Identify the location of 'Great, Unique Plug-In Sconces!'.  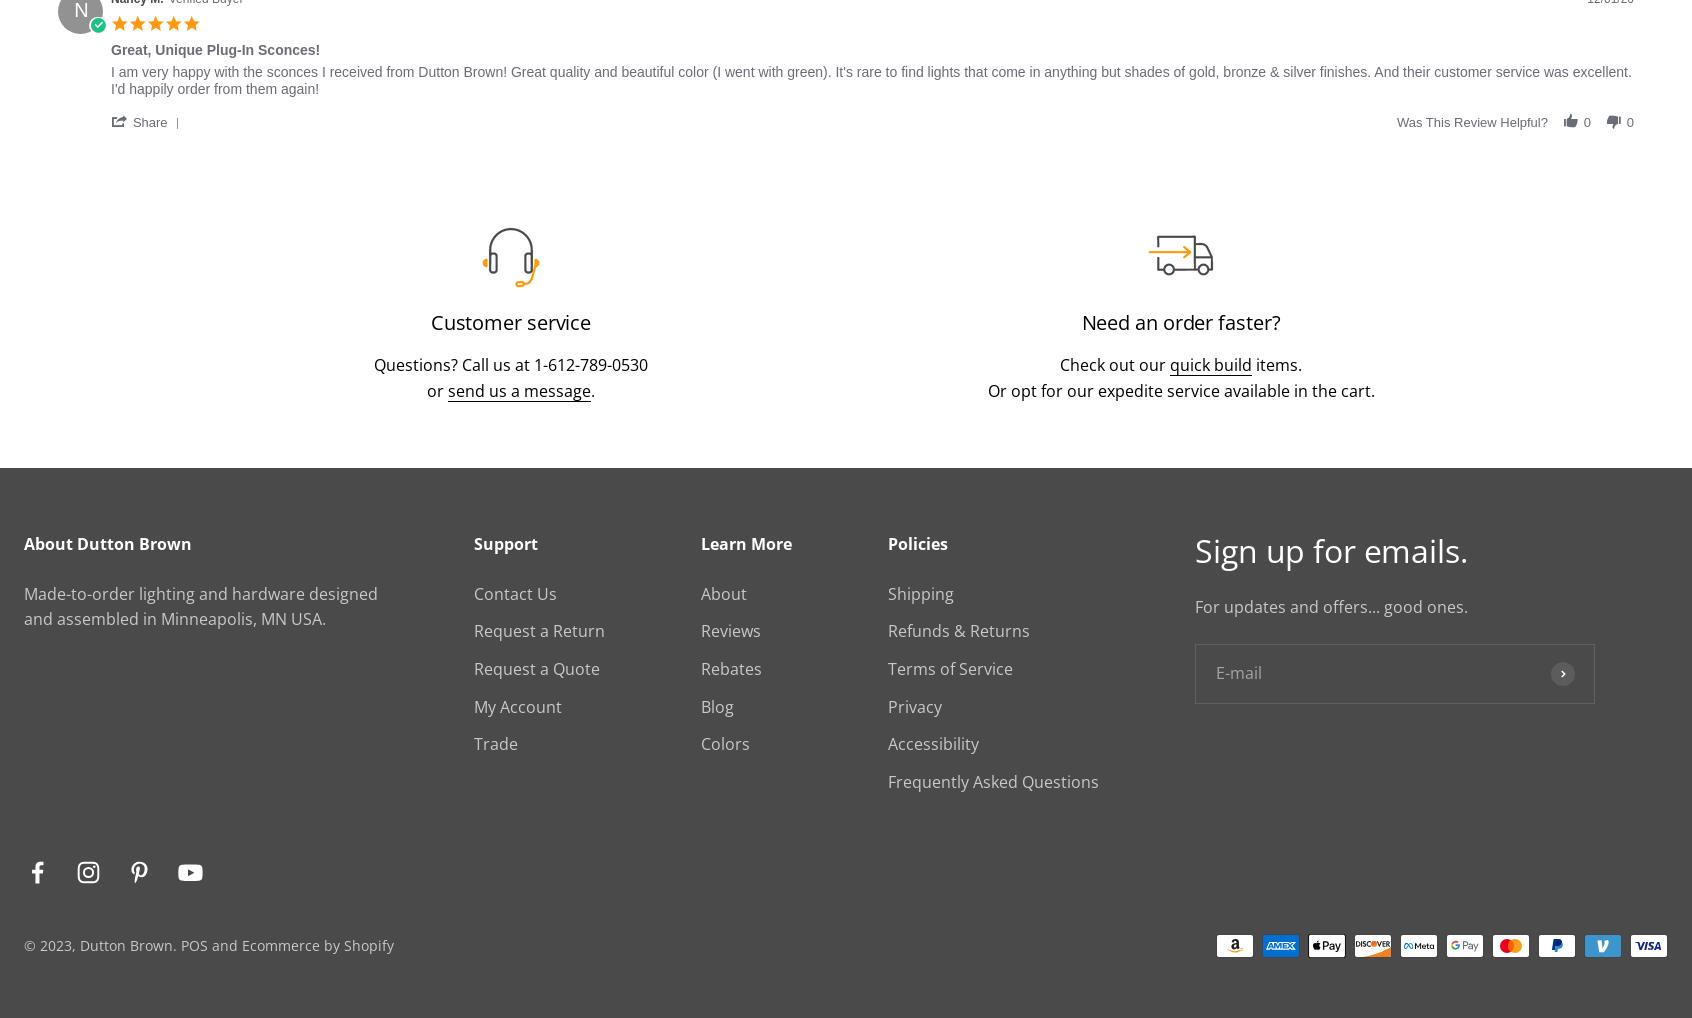
(215, 48).